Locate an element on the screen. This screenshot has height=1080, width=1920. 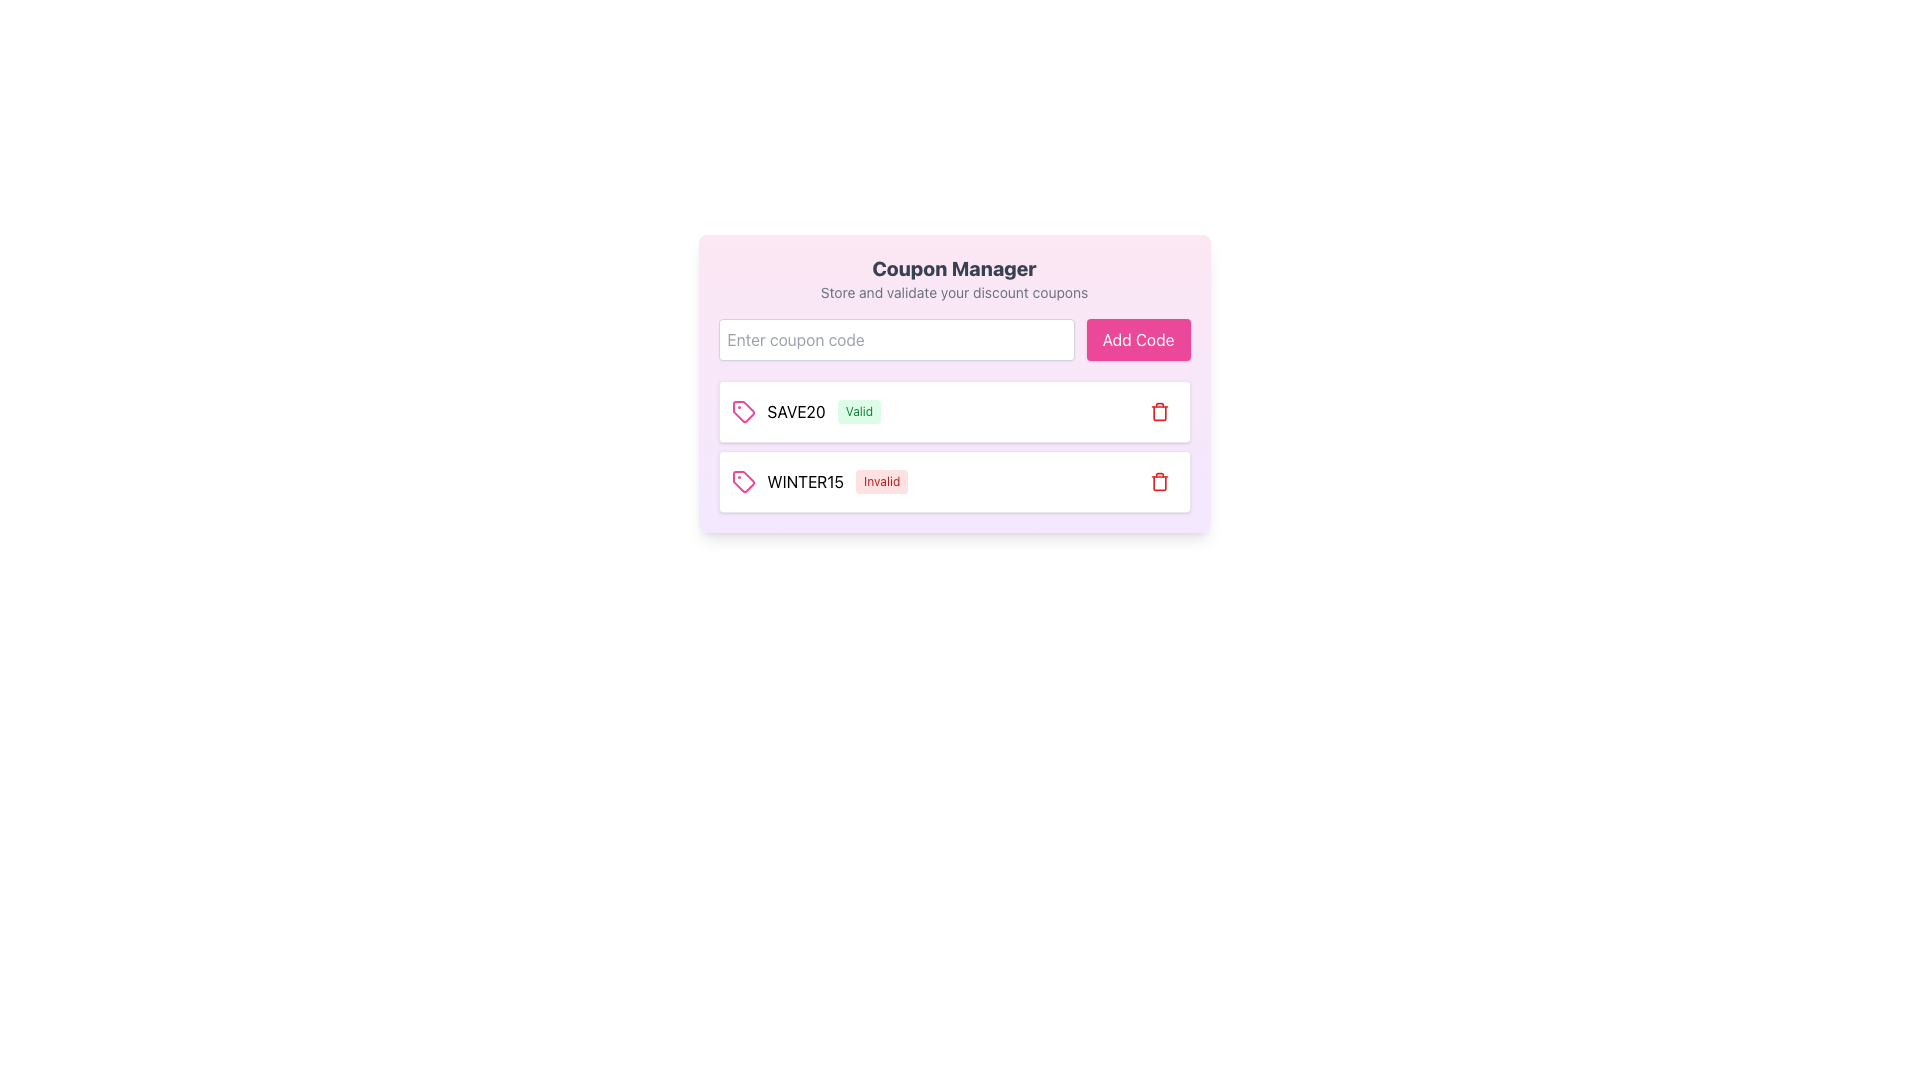
the coupon entry element displaying the text 'SAVE20' in bold black font and a green badge with the text 'Valid' is located at coordinates (806, 411).